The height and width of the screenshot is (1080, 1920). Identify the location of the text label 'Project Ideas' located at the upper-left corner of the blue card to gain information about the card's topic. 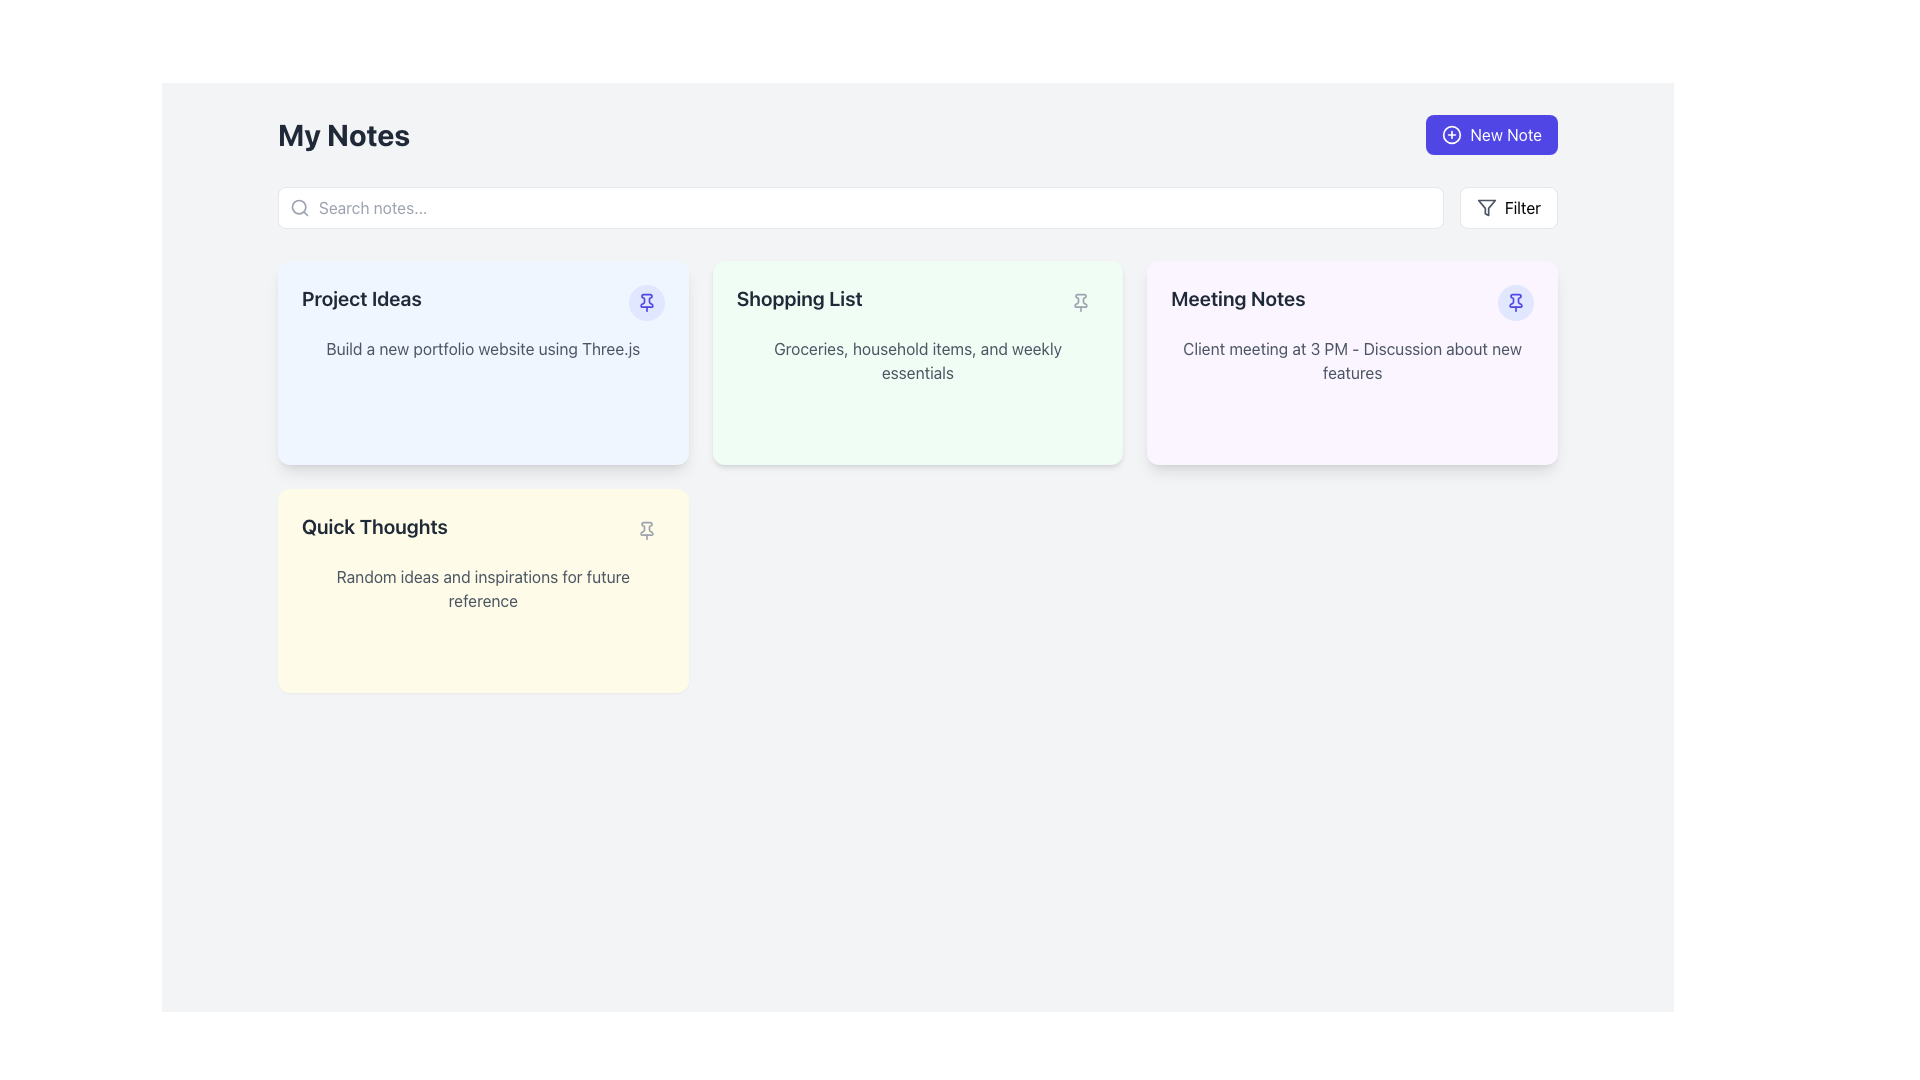
(361, 299).